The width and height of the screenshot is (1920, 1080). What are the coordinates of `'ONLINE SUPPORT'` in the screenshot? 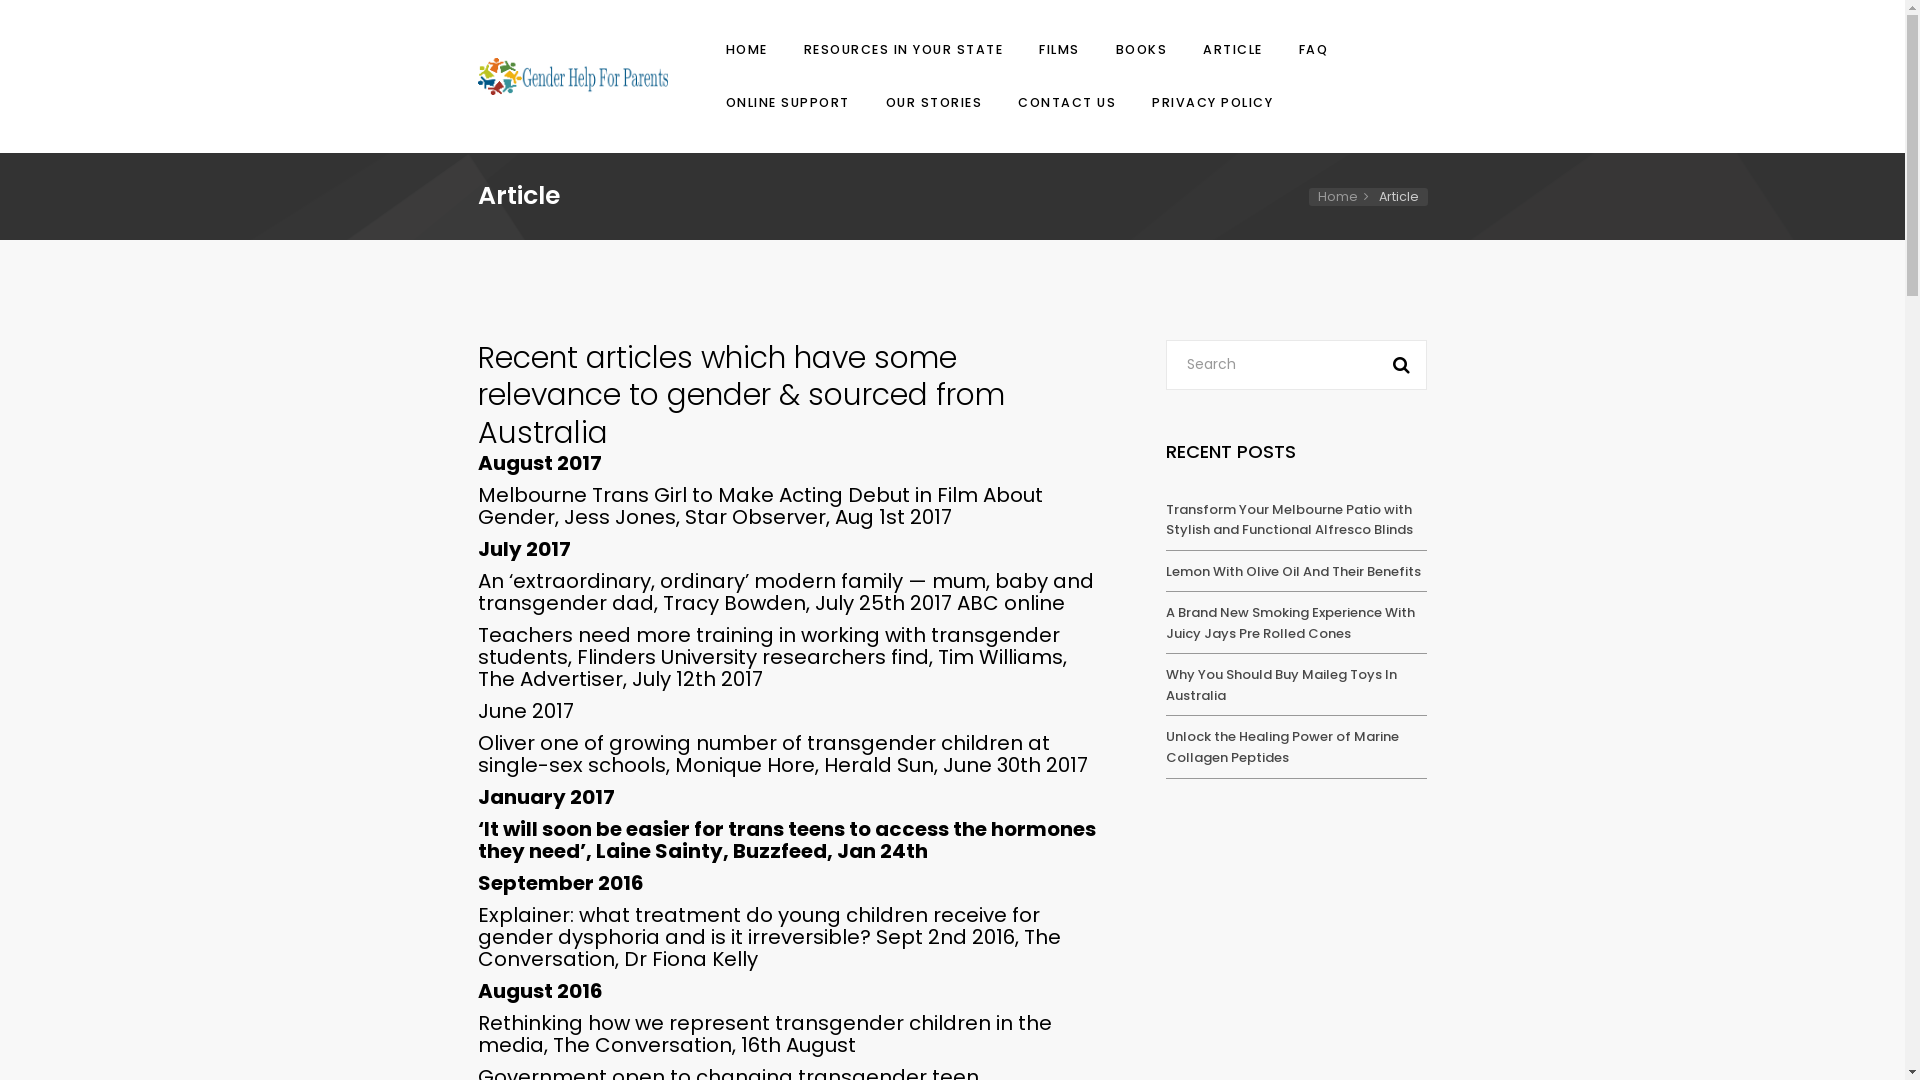 It's located at (786, 102).